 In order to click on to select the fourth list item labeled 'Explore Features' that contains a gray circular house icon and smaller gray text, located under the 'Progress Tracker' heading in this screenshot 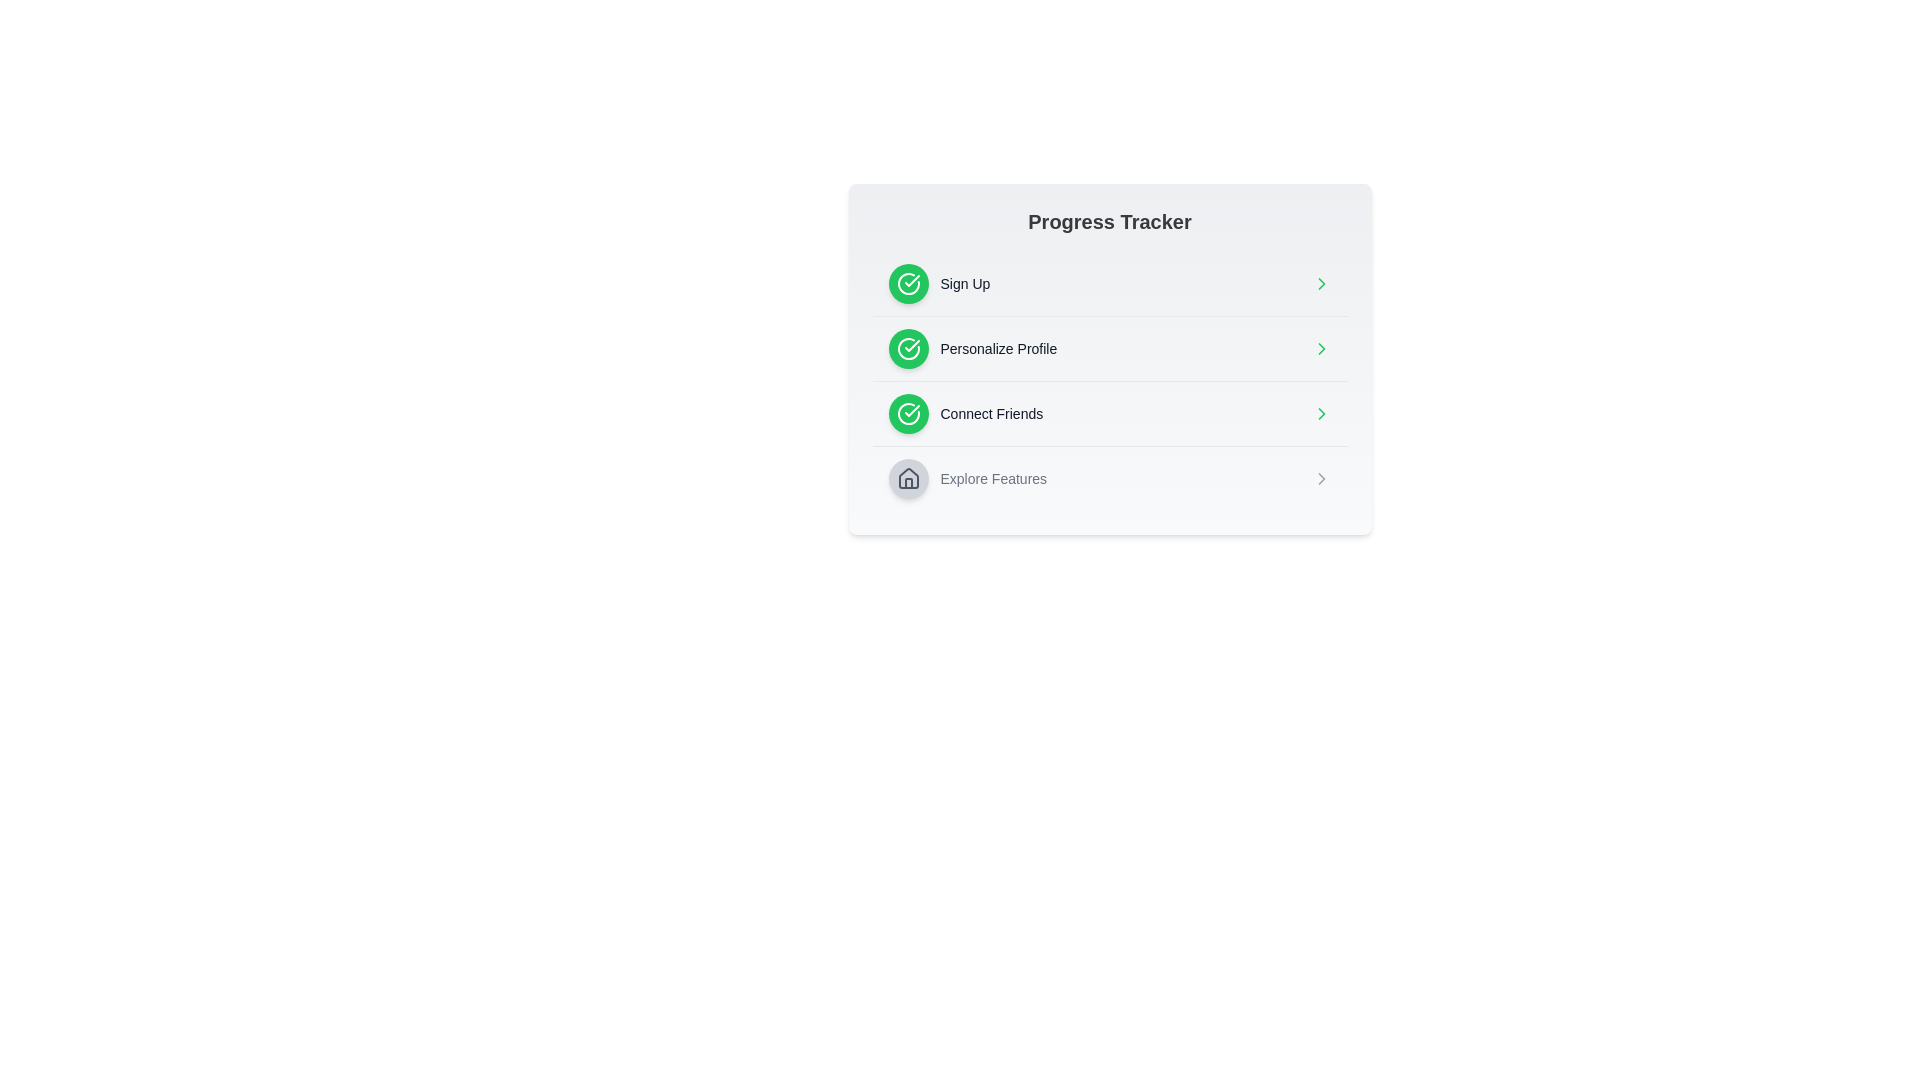, I will do `click(967, 478)`.